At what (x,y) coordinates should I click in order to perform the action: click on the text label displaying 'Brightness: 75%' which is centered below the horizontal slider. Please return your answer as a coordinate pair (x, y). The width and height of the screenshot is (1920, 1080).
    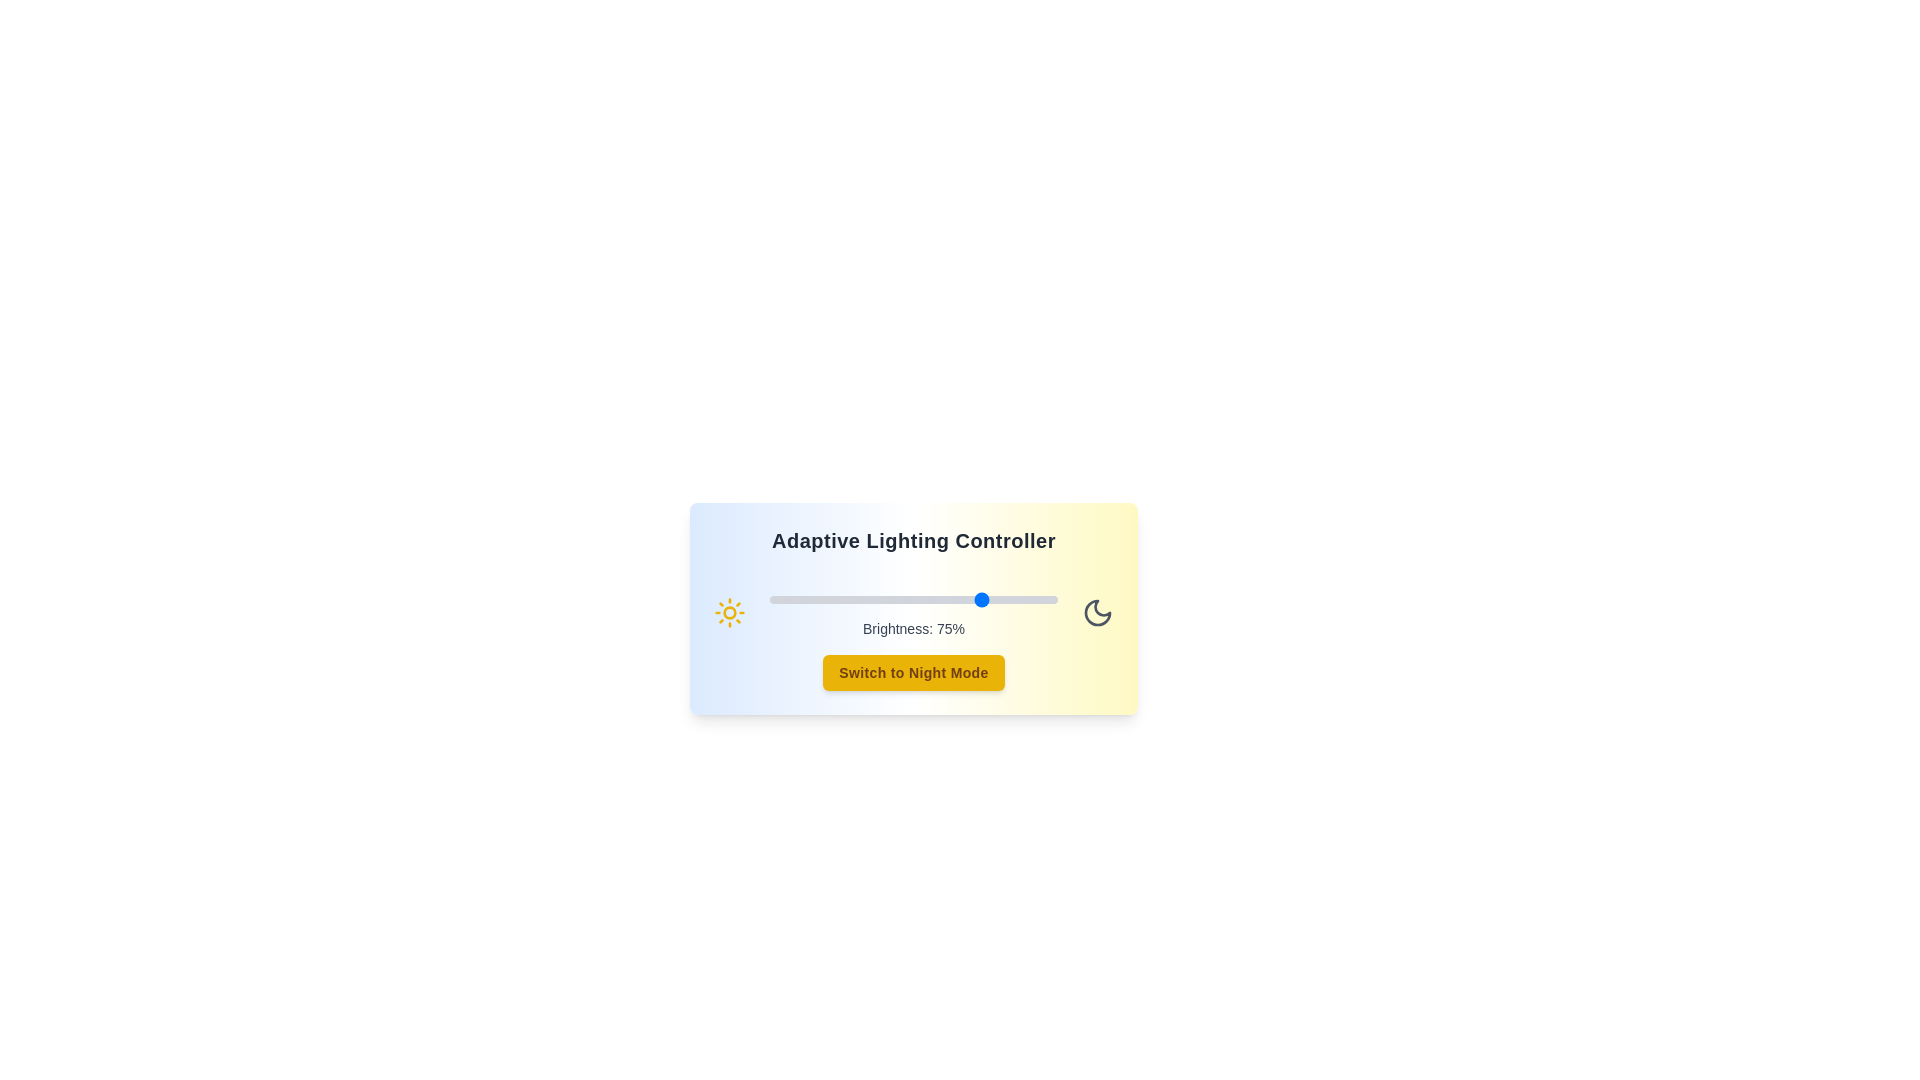
    Looking at the image, I should click on (912, 627).